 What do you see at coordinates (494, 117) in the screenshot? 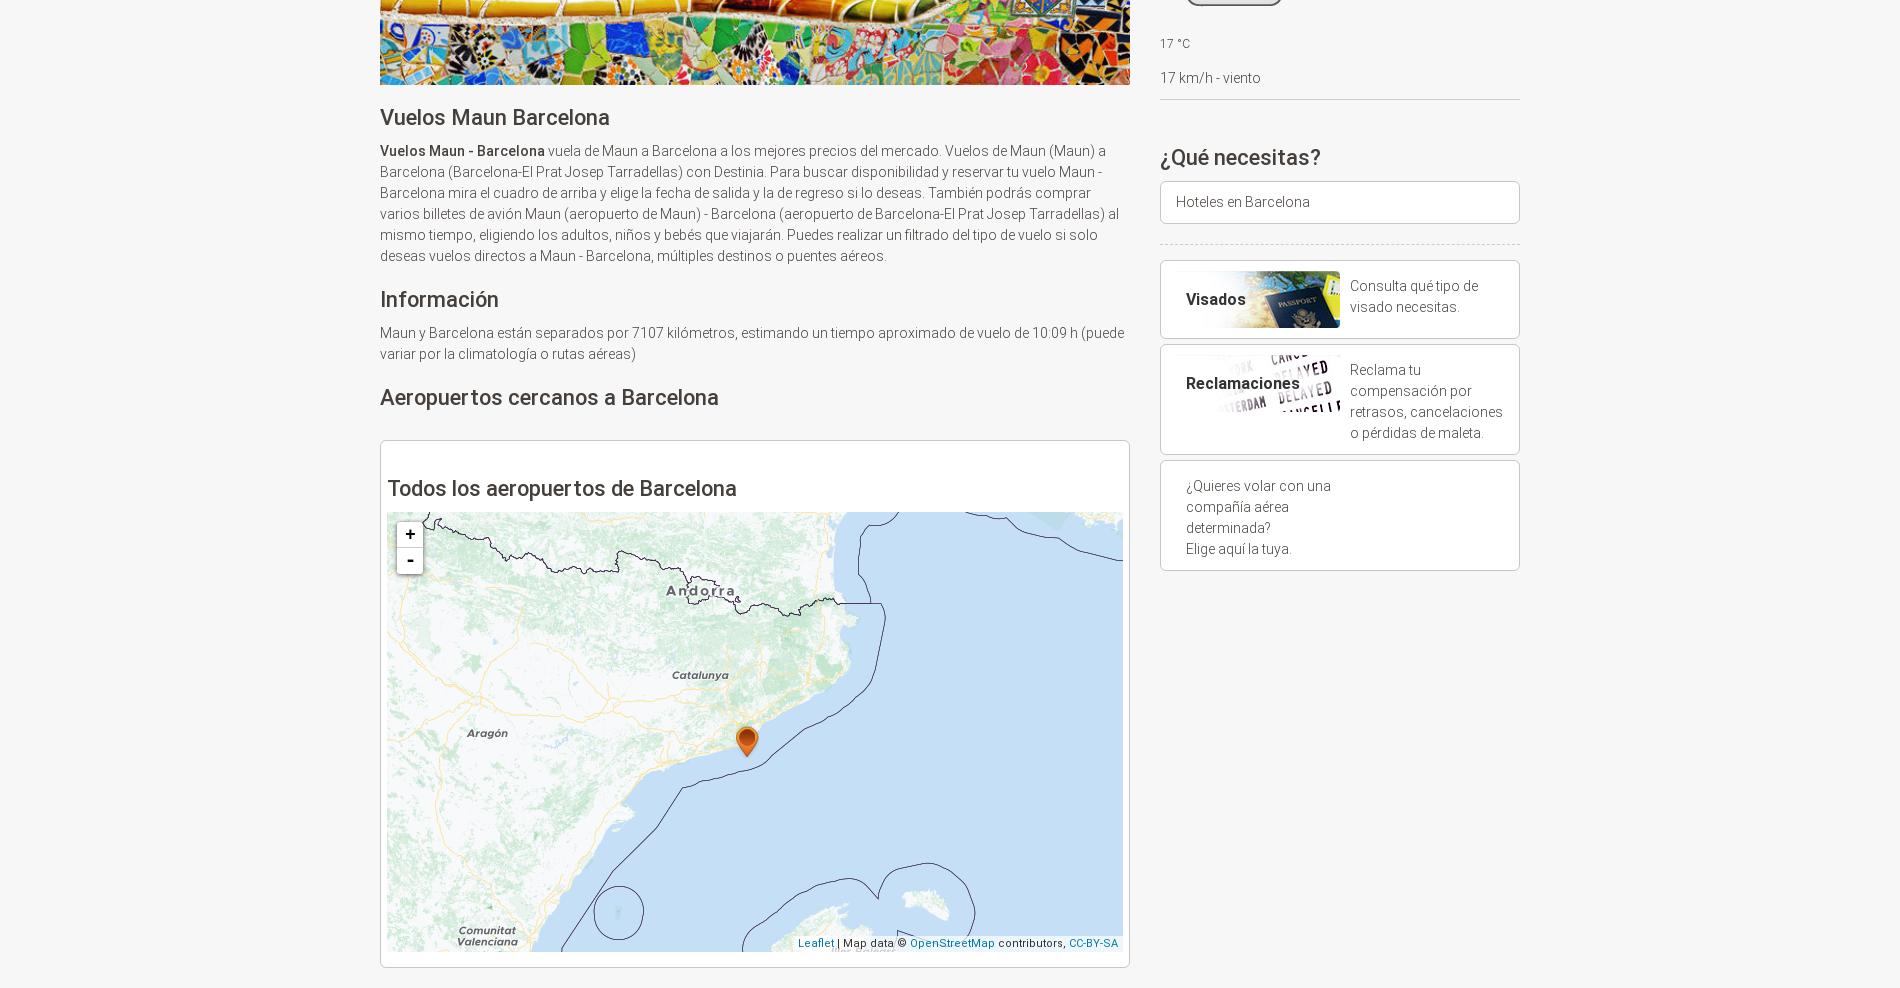
I see `'Vuelos Maun Barcelona'` at bounding box center [494, 117].